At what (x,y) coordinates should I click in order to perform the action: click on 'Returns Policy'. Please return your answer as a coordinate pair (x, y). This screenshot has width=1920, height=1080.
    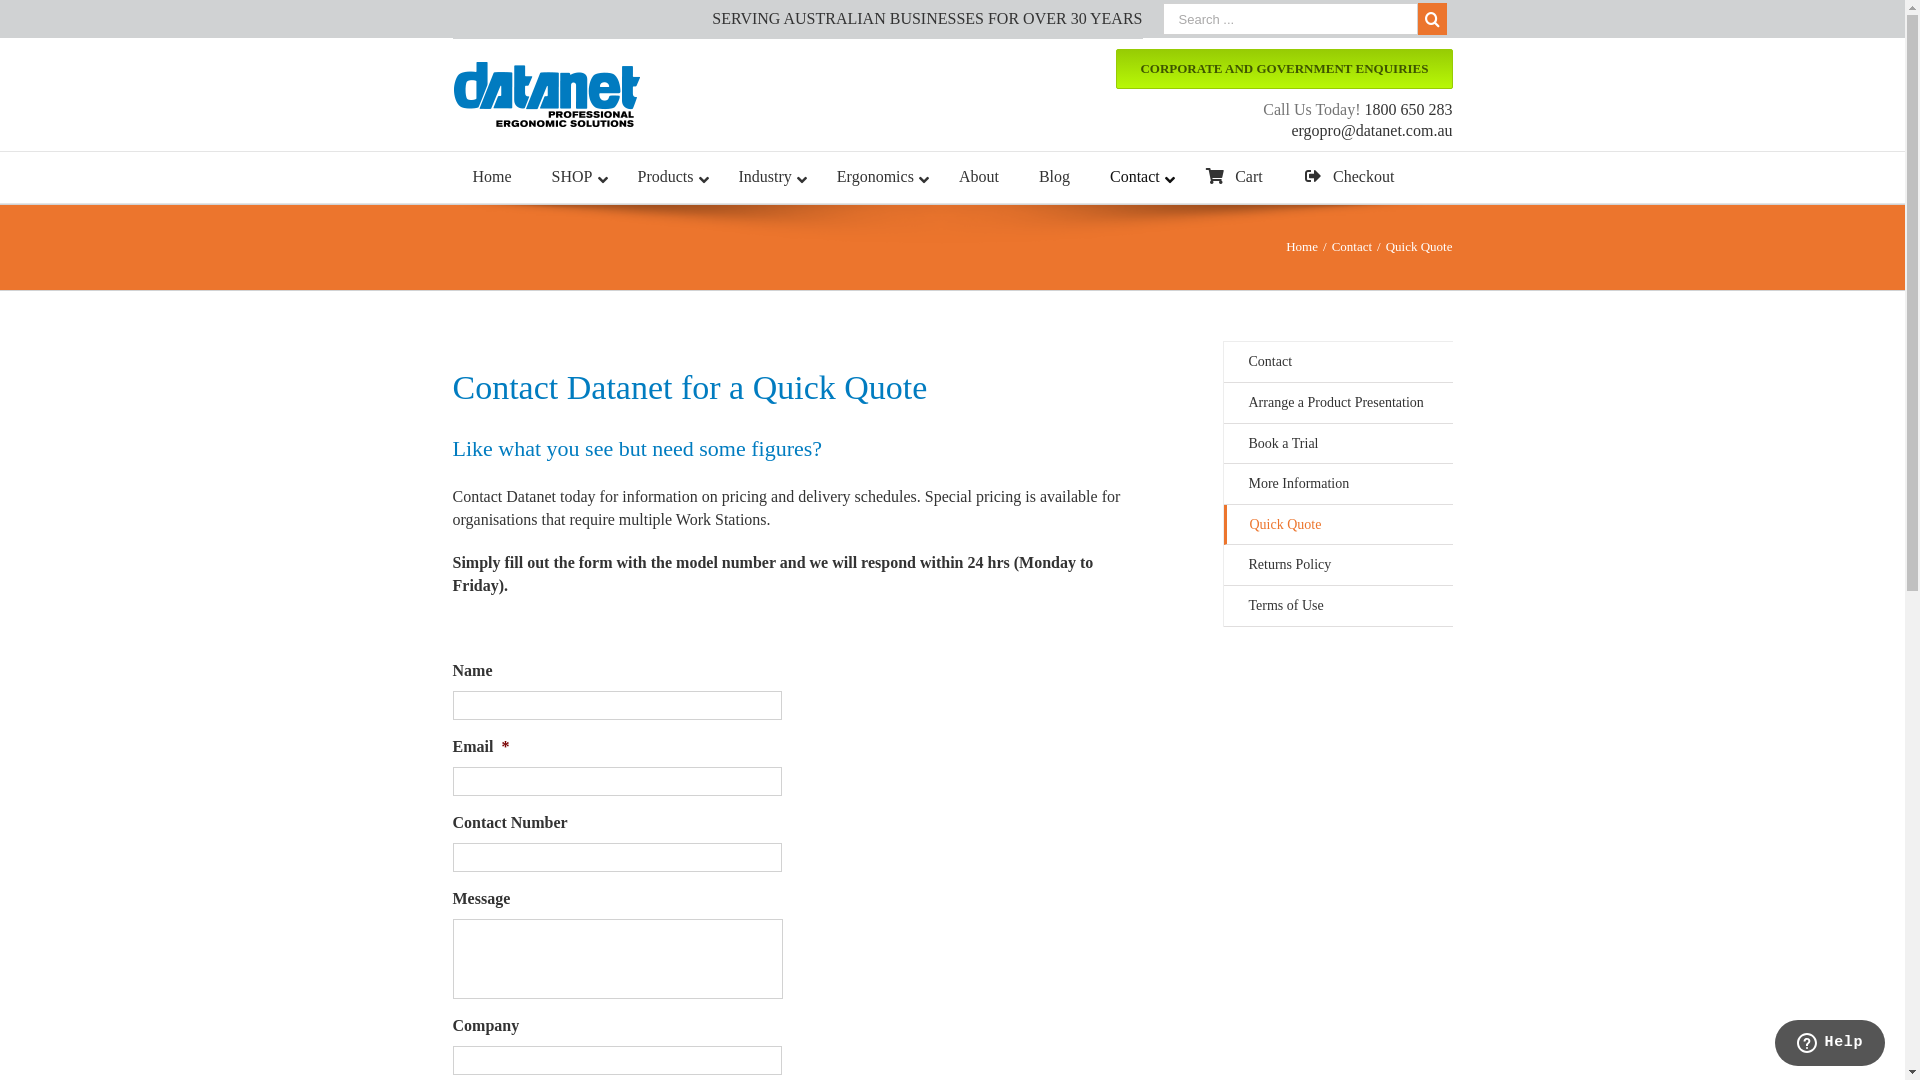
    Looking at the image, I should click on (1338, 565).